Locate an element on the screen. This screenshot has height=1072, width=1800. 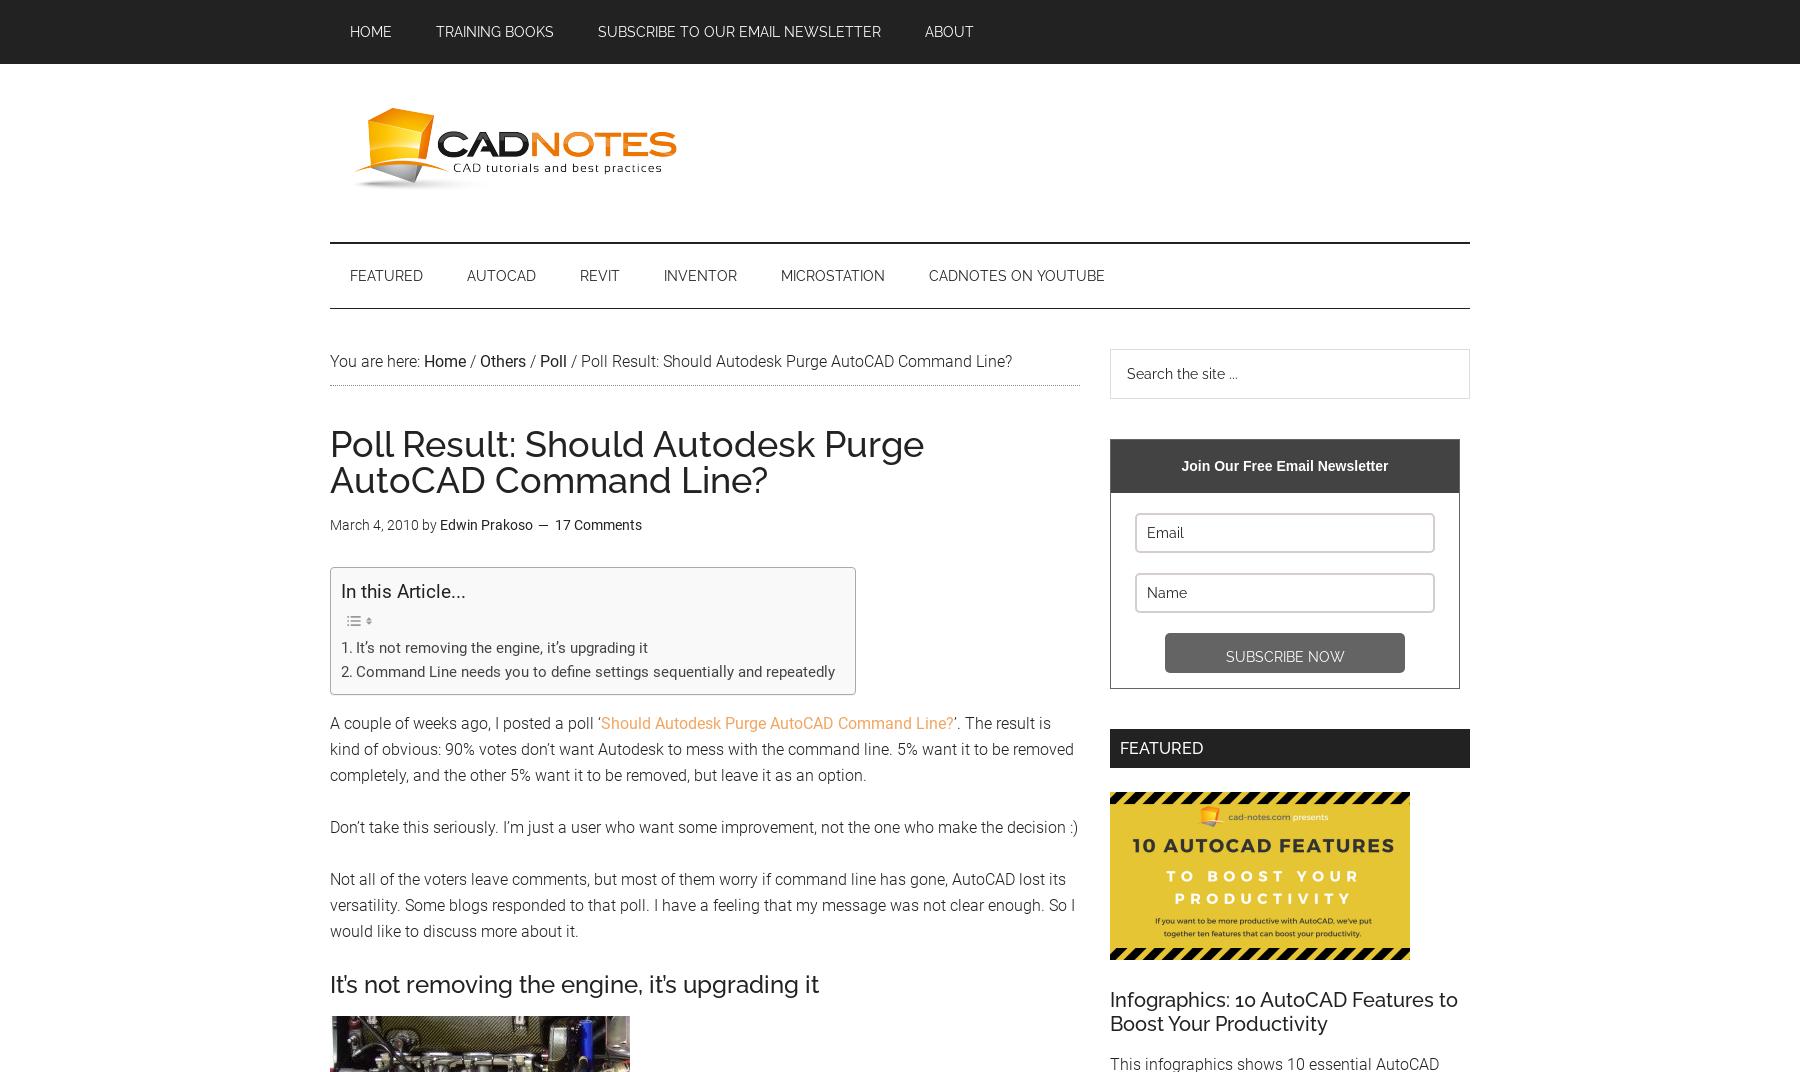
'Training Books' is located at coordinates (494, 31).